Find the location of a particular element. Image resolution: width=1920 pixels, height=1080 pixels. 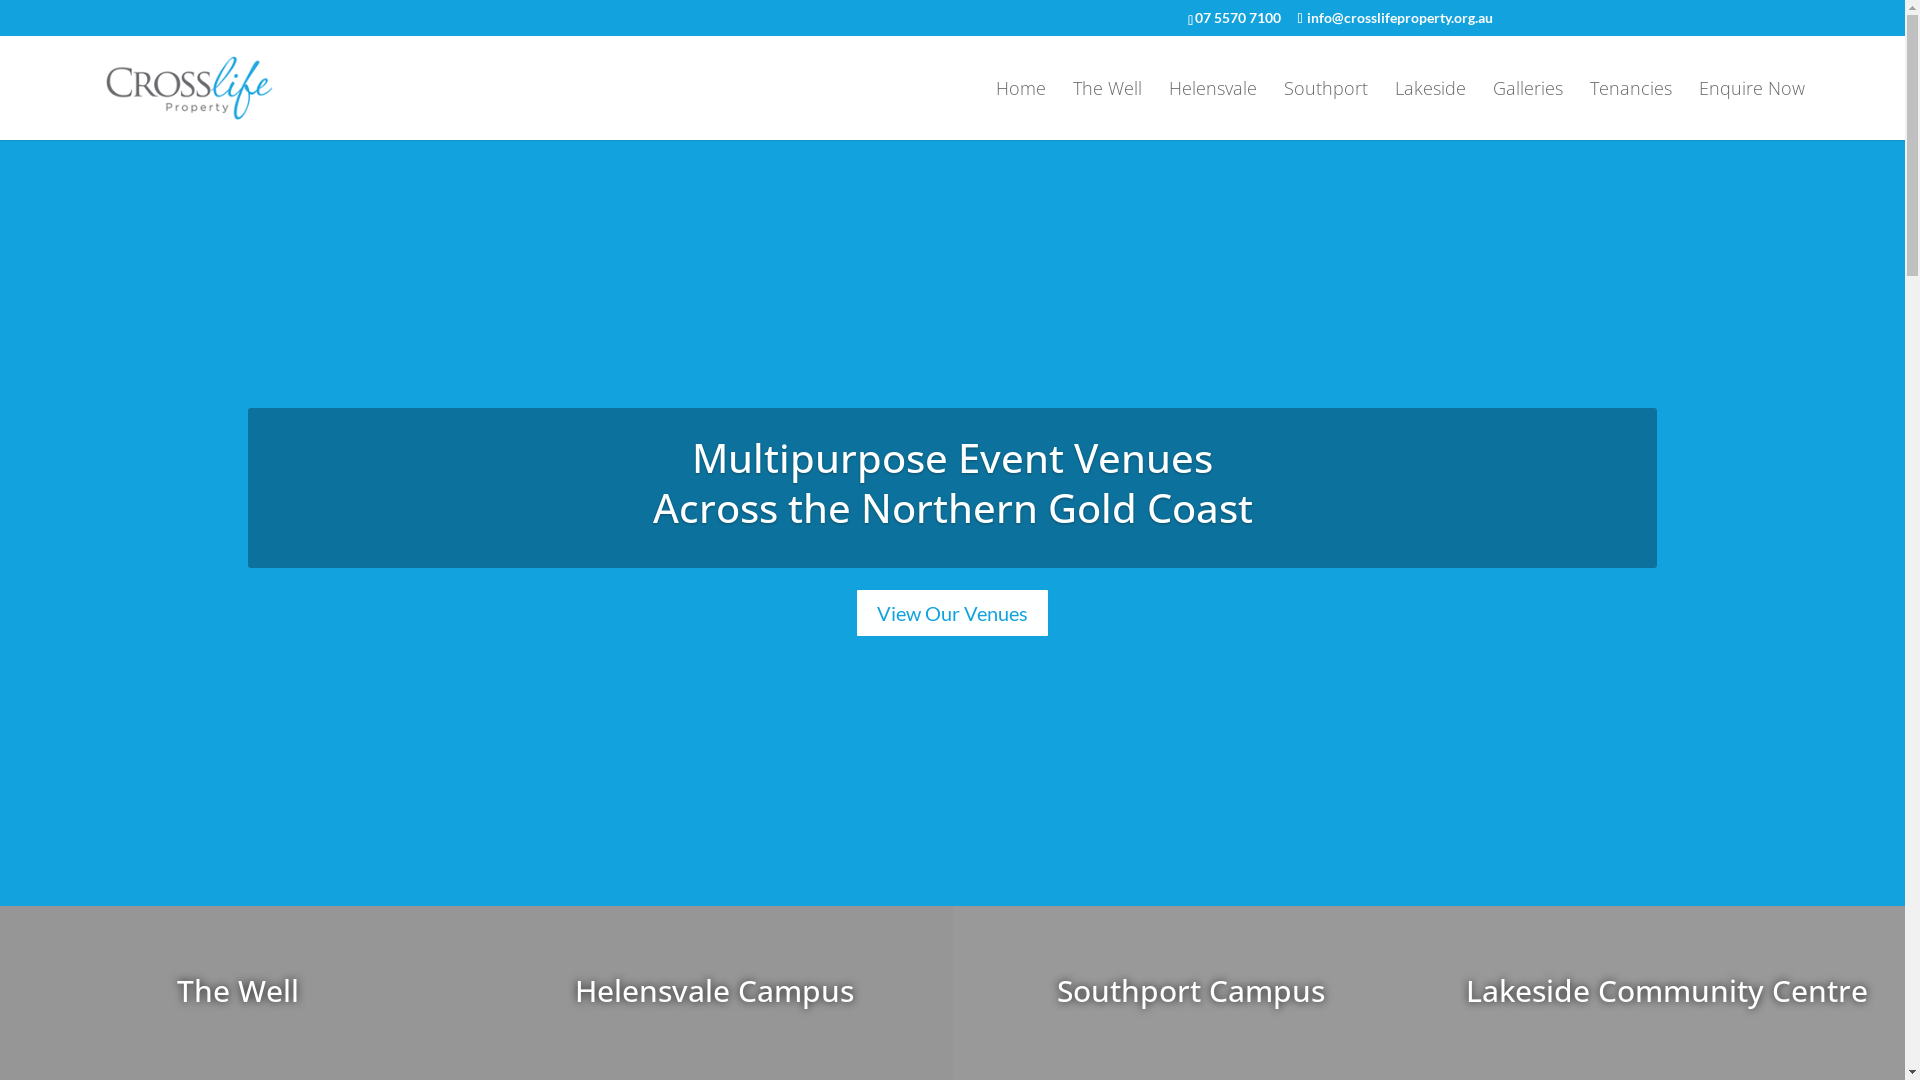

'Home' is located at coordinates (1021, 110).